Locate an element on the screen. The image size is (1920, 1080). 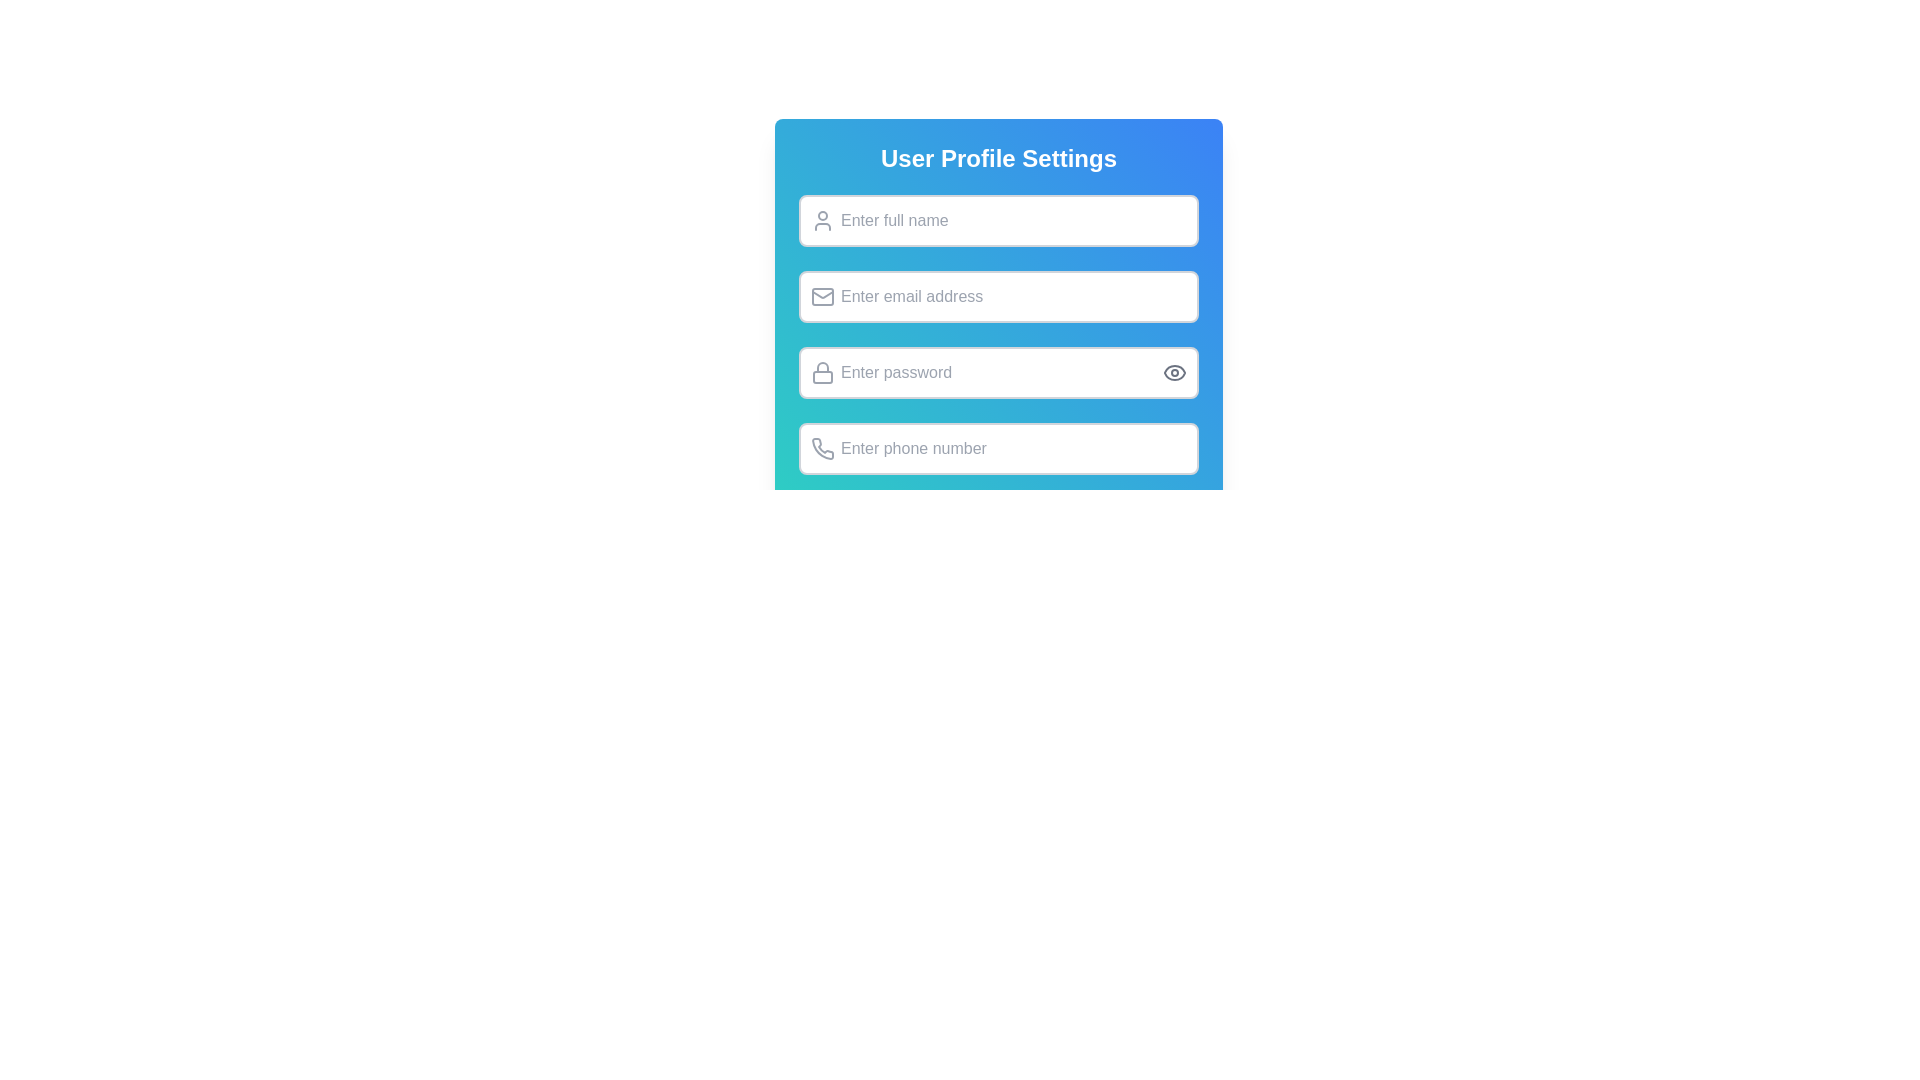
the decorative icon located within the password input field, which visually indicates that the field is for entering a password is located at coordinates (822, 367).